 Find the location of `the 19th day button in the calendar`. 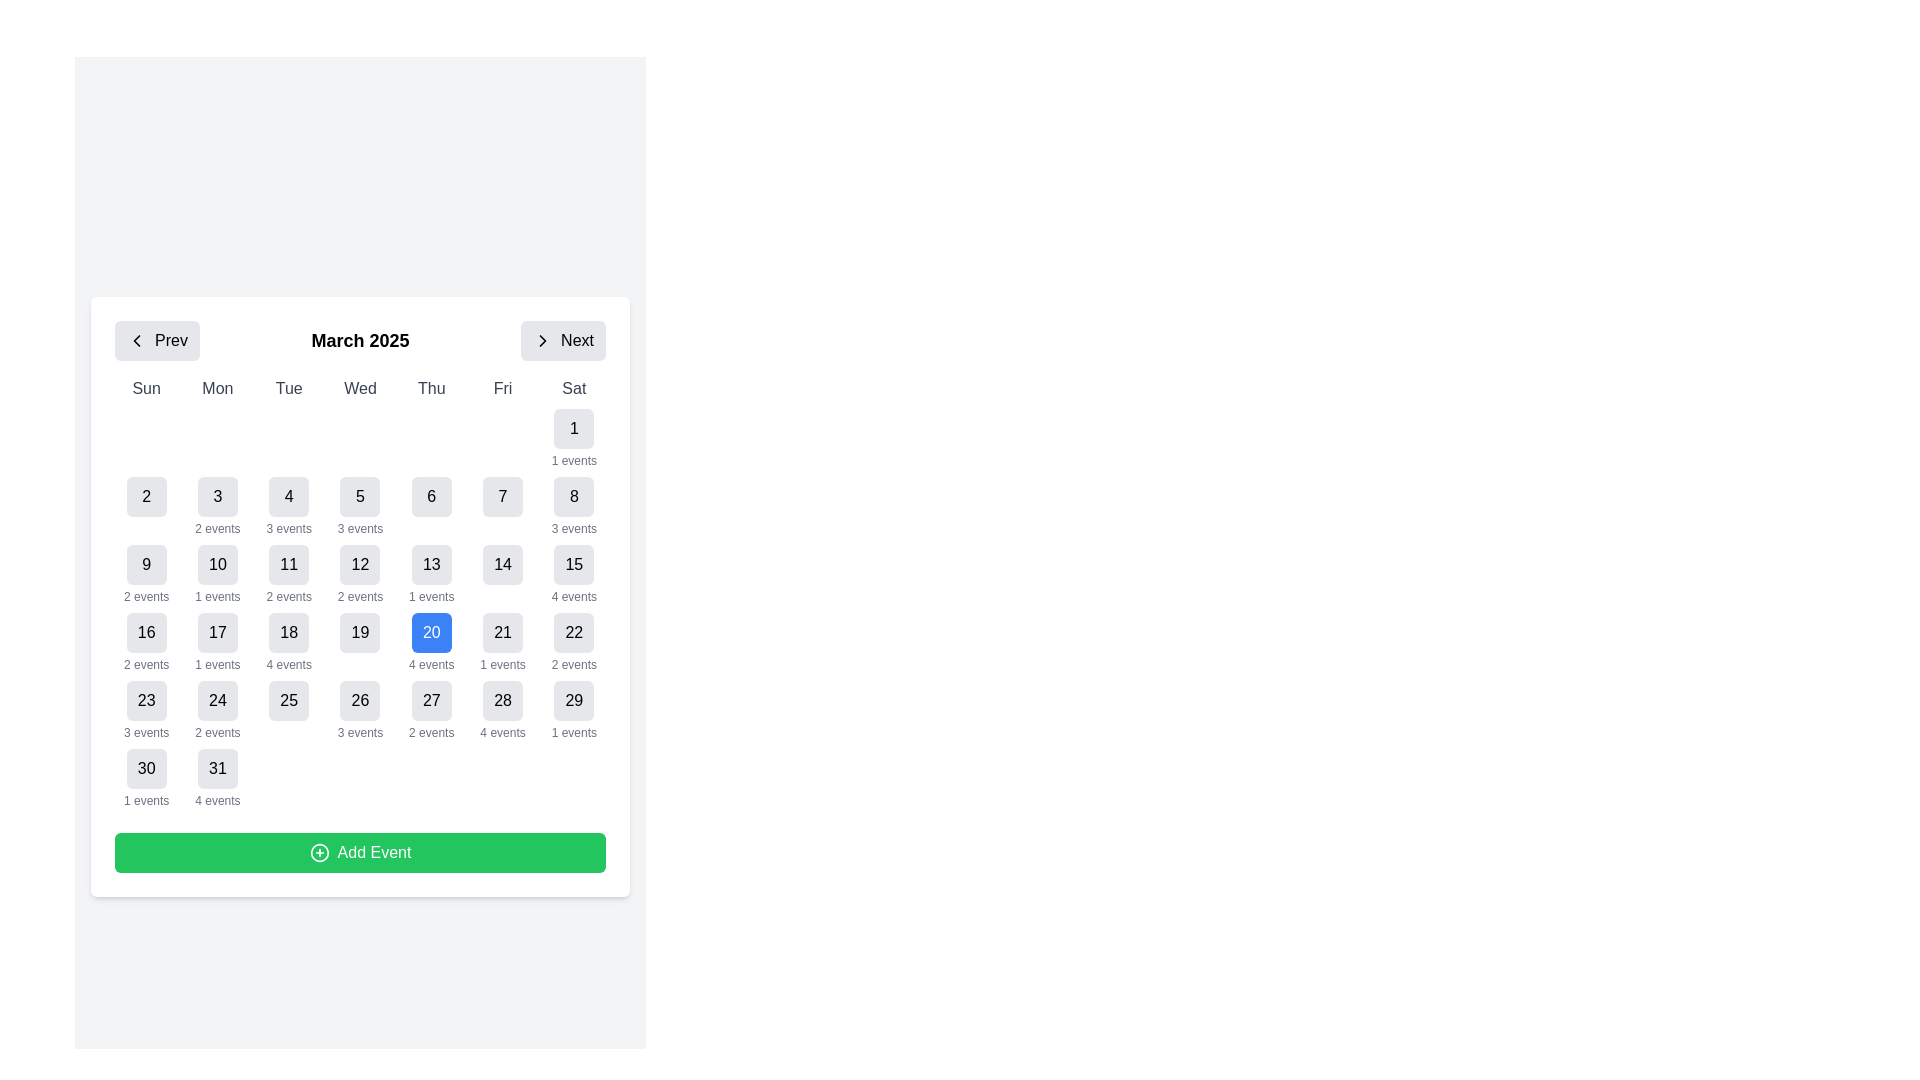

the 19th day button in the calendar is located at coordinates (360, 643).